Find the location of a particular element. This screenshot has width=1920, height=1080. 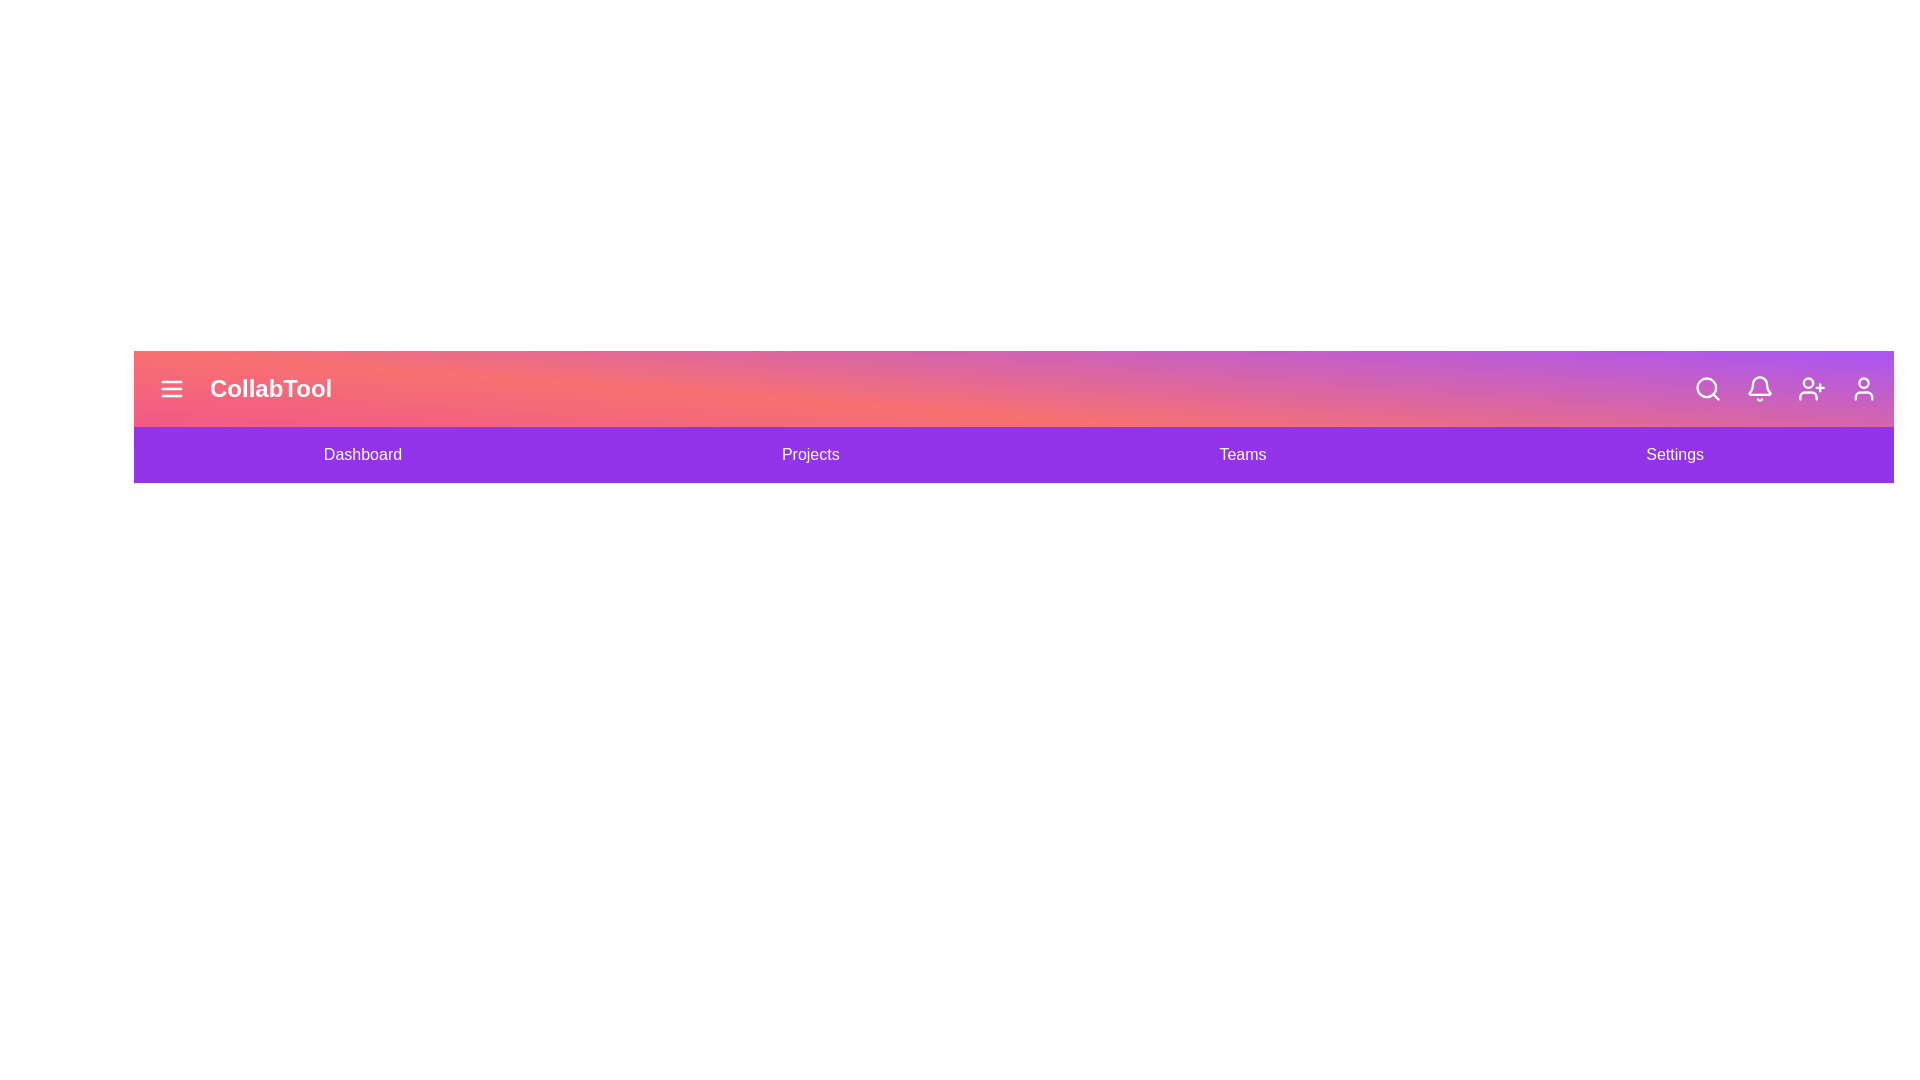

the 'Toggle Menu' button to toggle the menu visibility is located at coordinates (172, 389).